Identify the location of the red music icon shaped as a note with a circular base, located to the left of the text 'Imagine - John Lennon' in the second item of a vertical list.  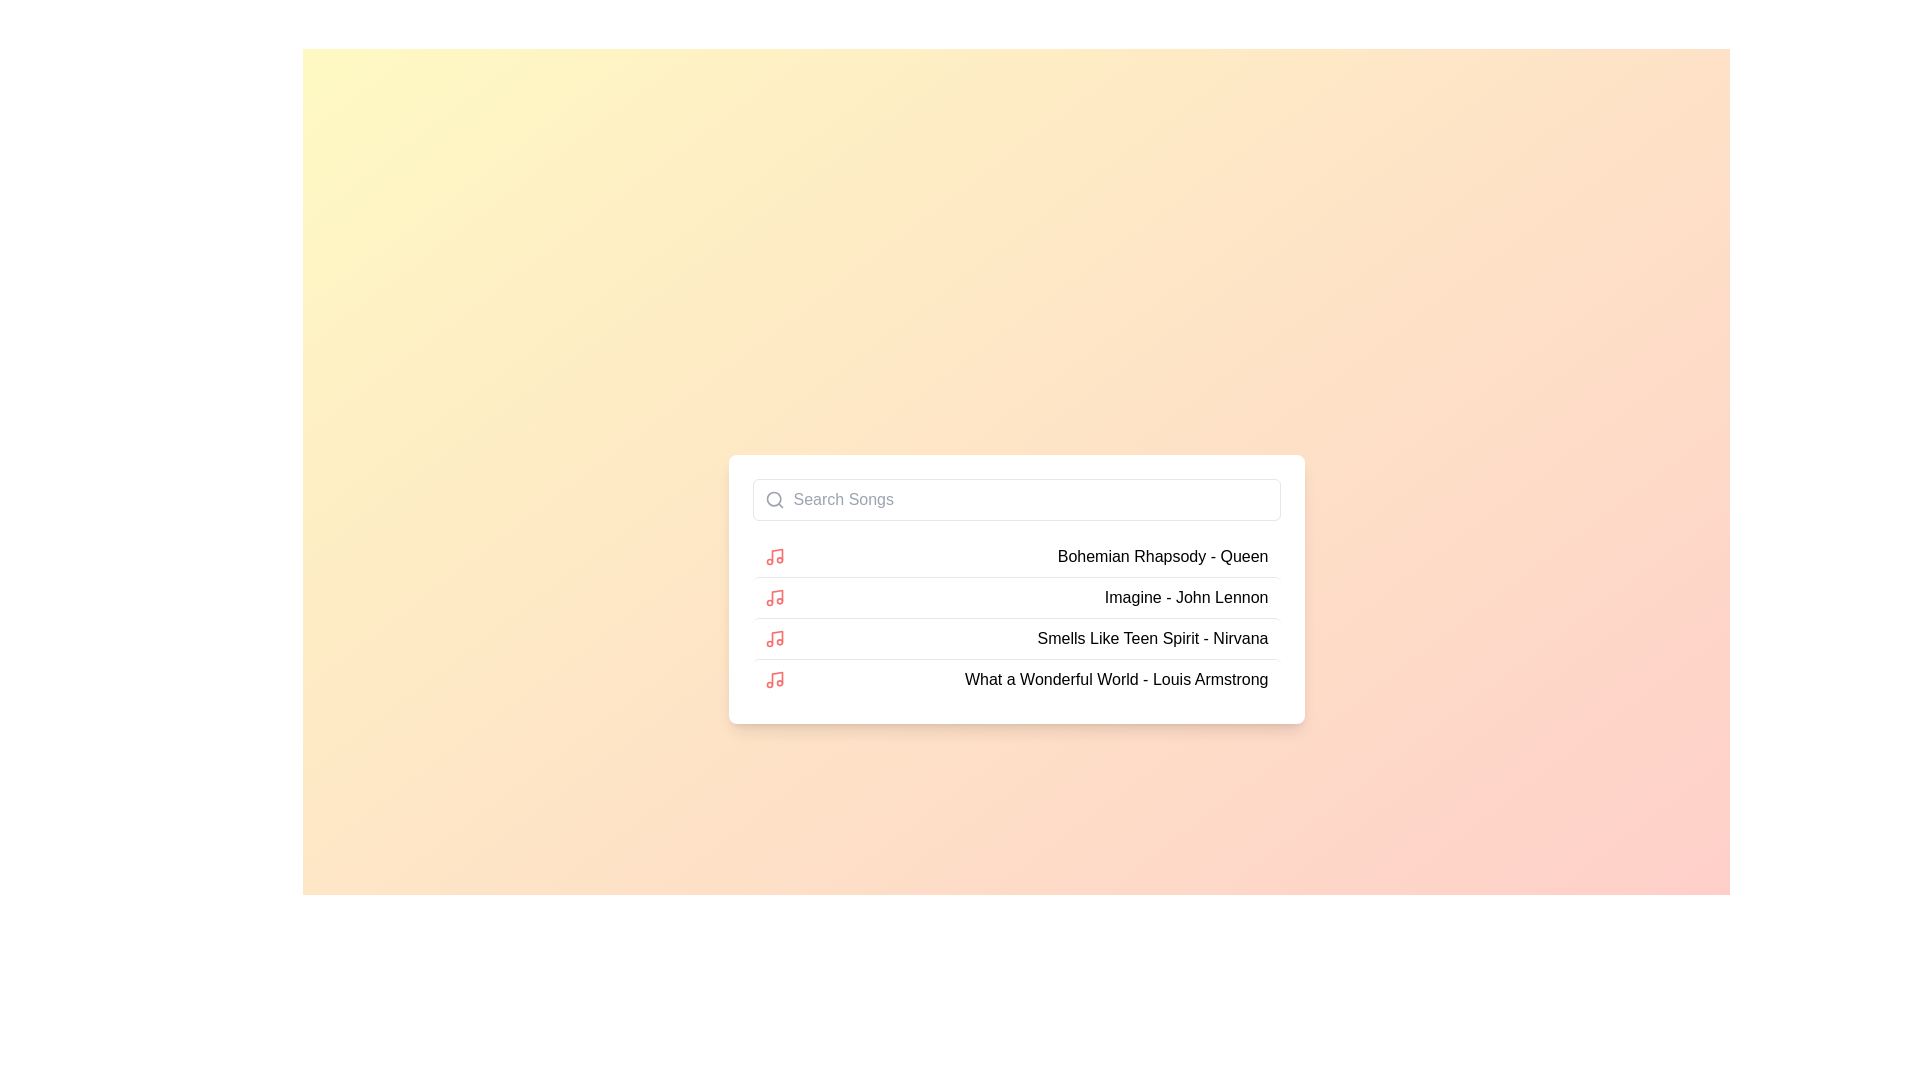
(773, 596).